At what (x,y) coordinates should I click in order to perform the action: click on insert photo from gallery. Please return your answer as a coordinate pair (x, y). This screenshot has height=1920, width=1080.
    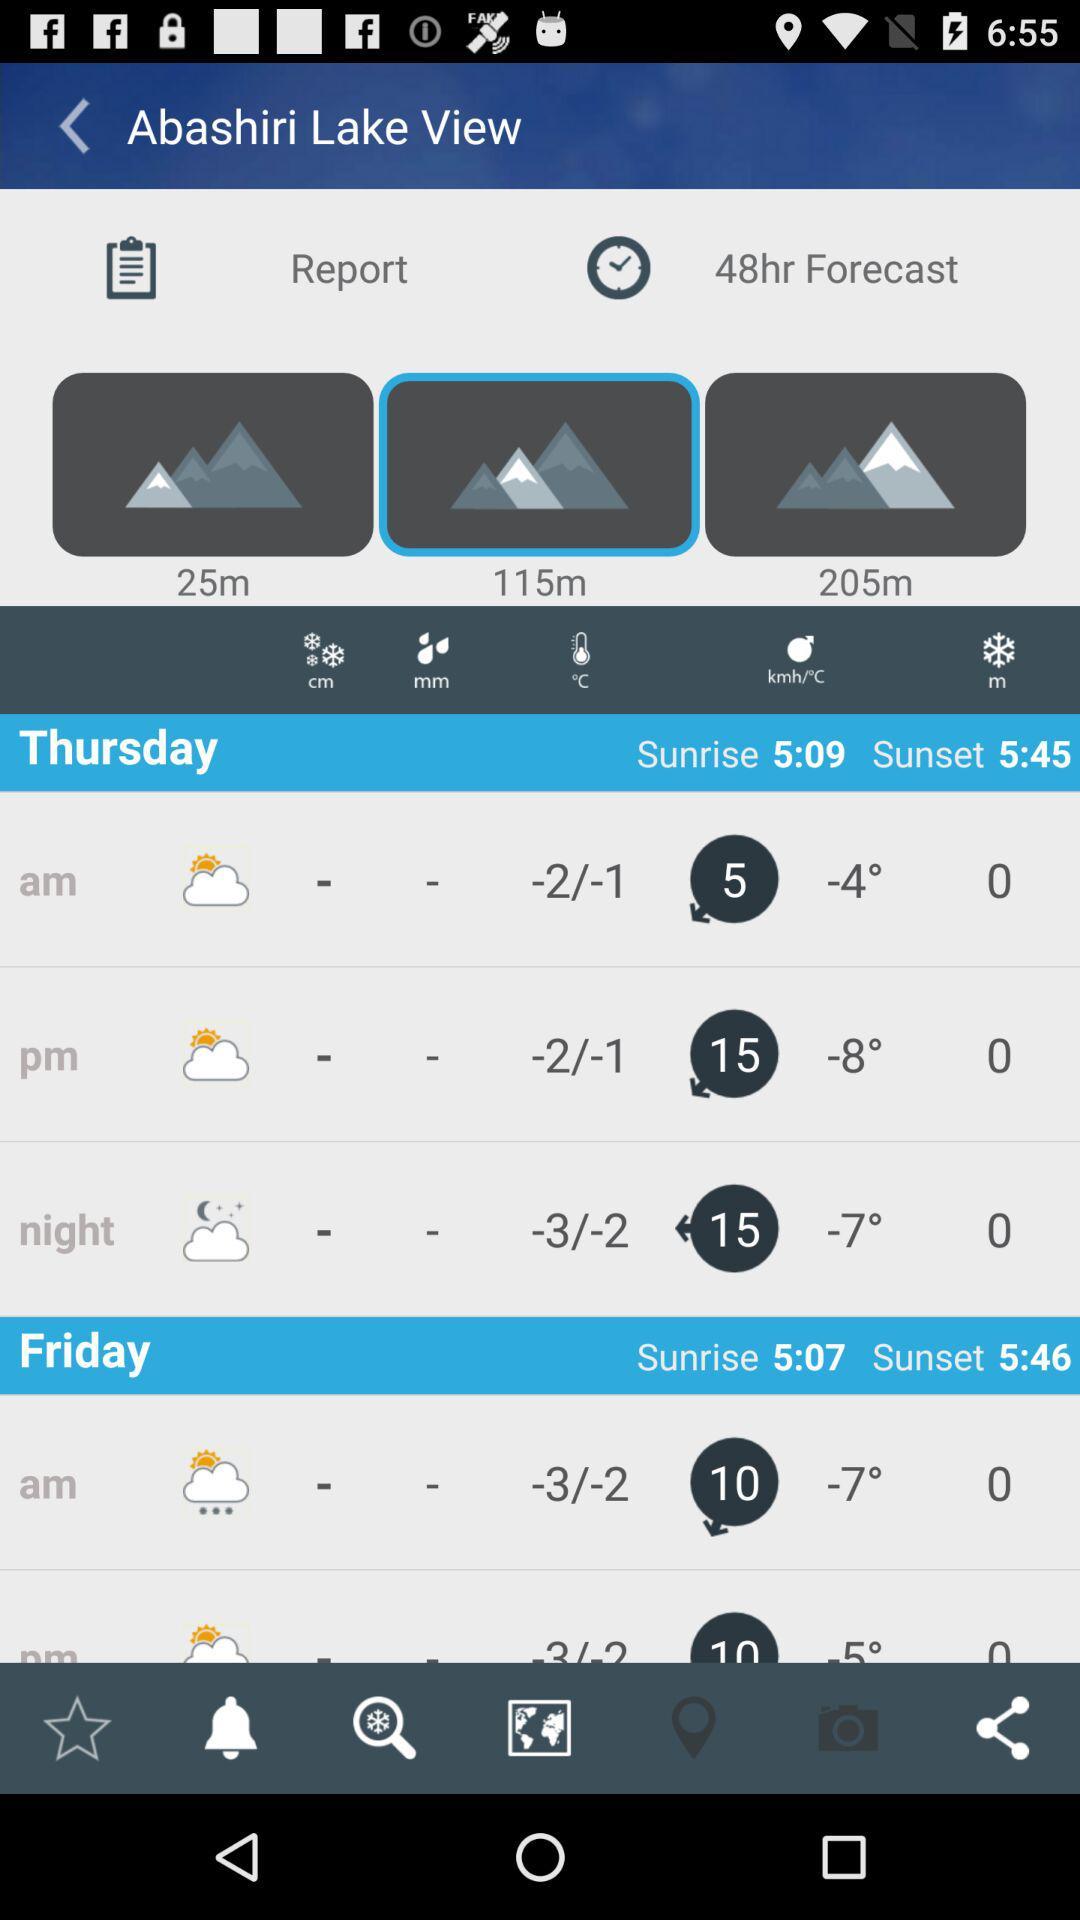
    Looking at the image, I should click on (848, 1727).